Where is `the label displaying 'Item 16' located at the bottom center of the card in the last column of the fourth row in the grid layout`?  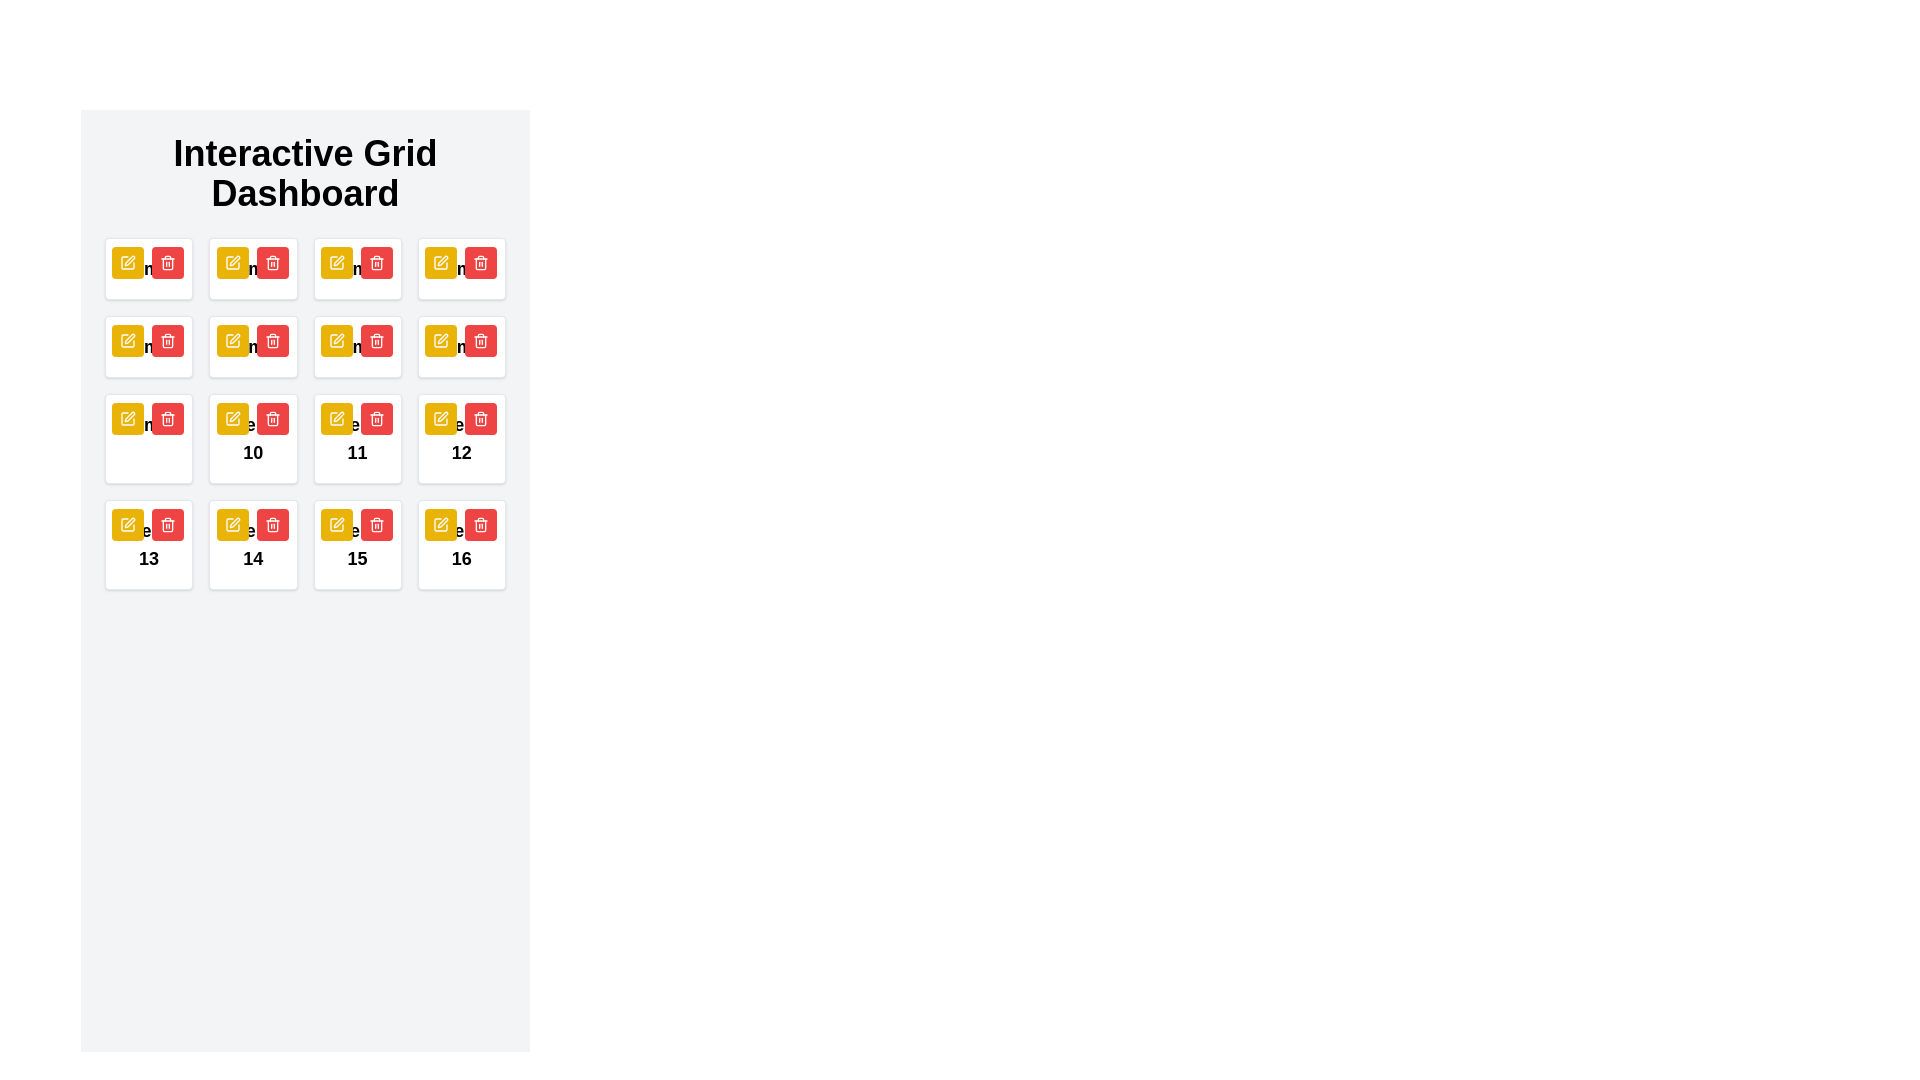 the label displaying 'Item 16' located at the bottom center of the card in the last column of the fourth row in the grid layout is located at coordinates (460, 544).